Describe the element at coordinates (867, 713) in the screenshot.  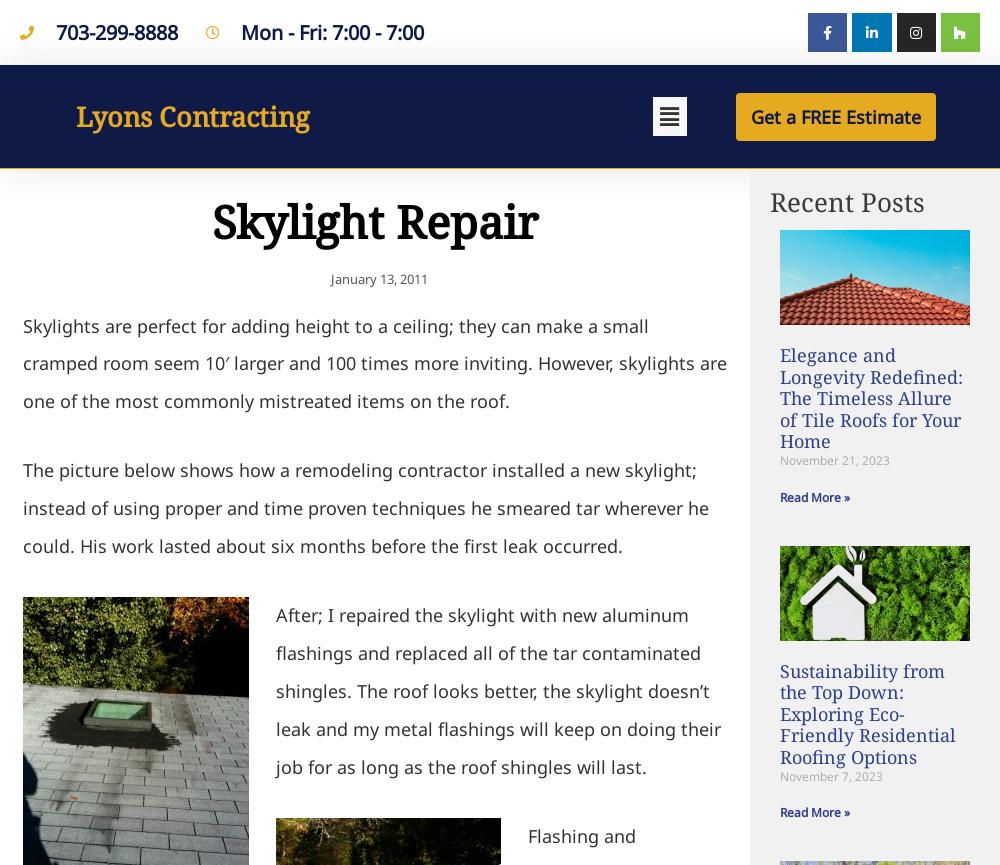
I see `'Sustainability from the Top Down: Exploring Eco-Friendly Residential Roofing Options'` at that location.